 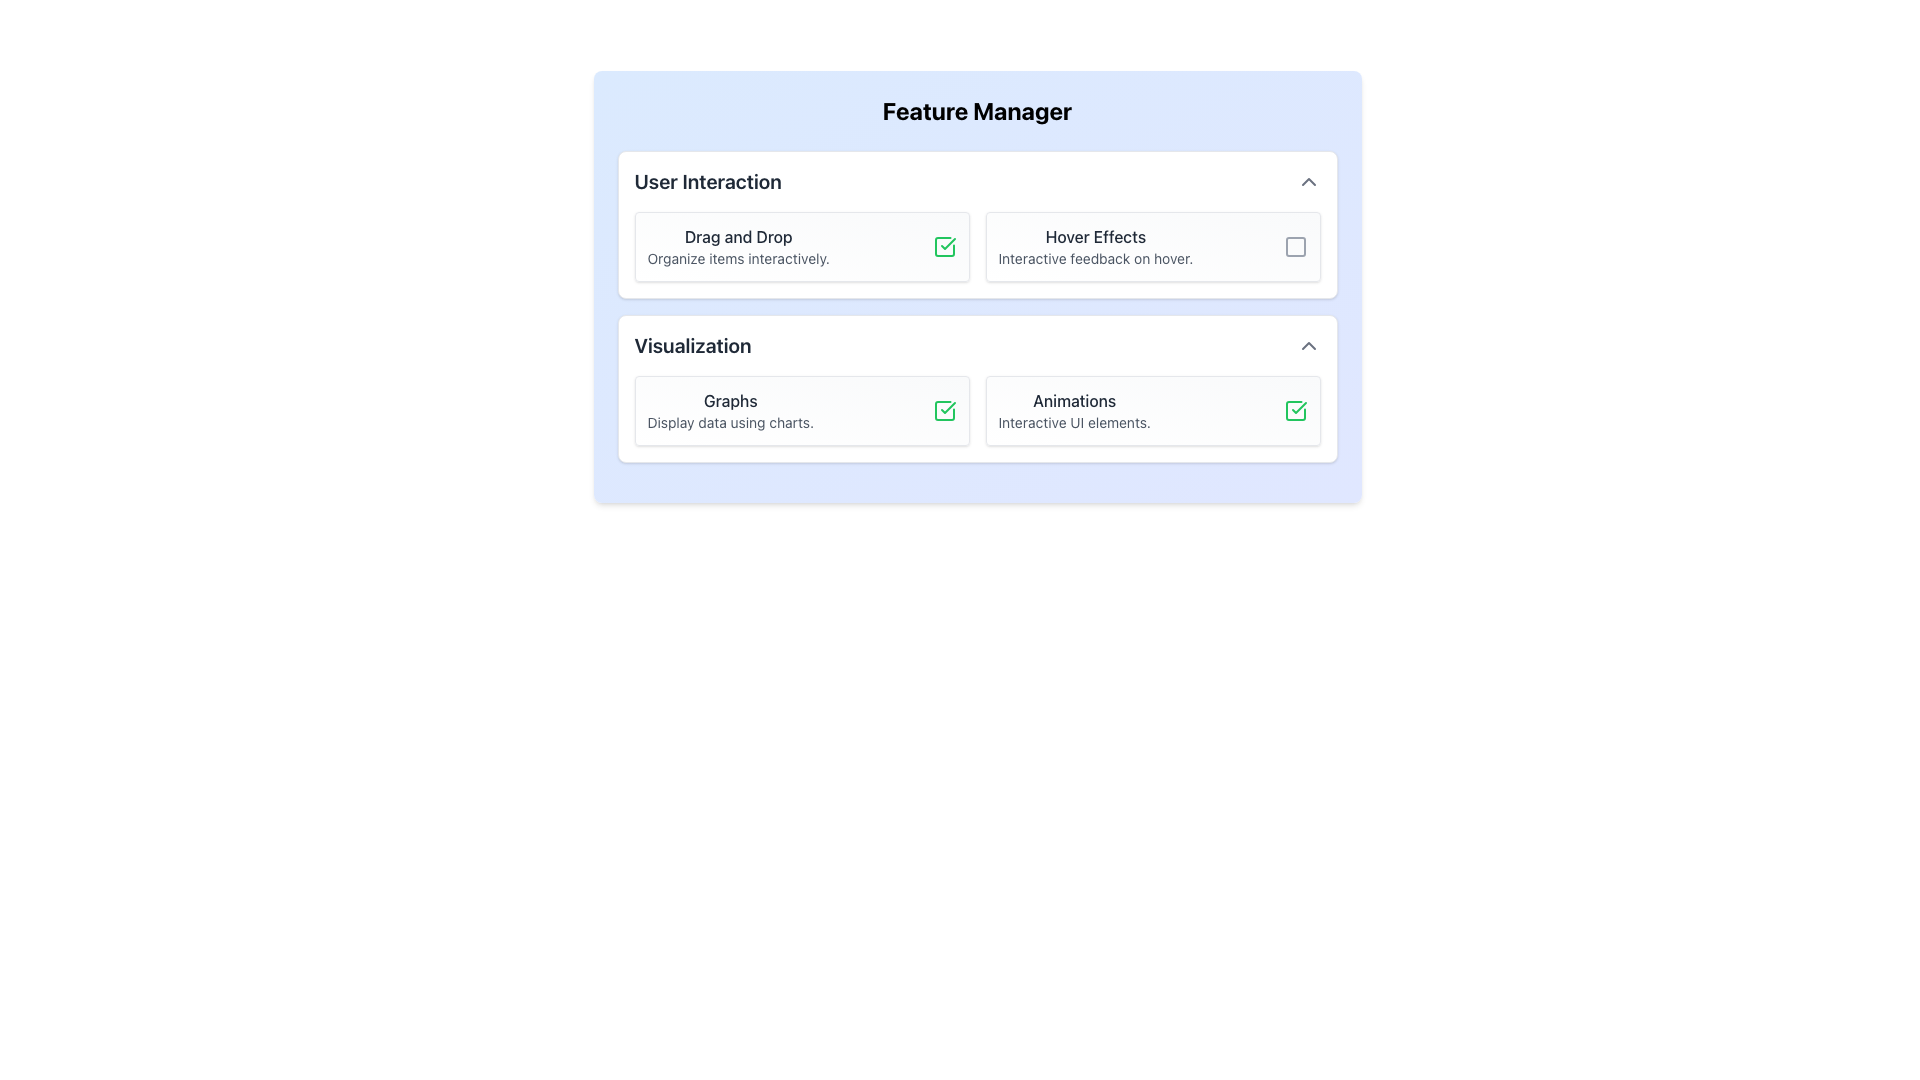 I want to click on the static text label reading 'Interactive feedback on hover' located below the bold title 'Hover Effects' in the 'User Interaction' group of the 'Feature Manager' layout, so click(x=1094, y=257).